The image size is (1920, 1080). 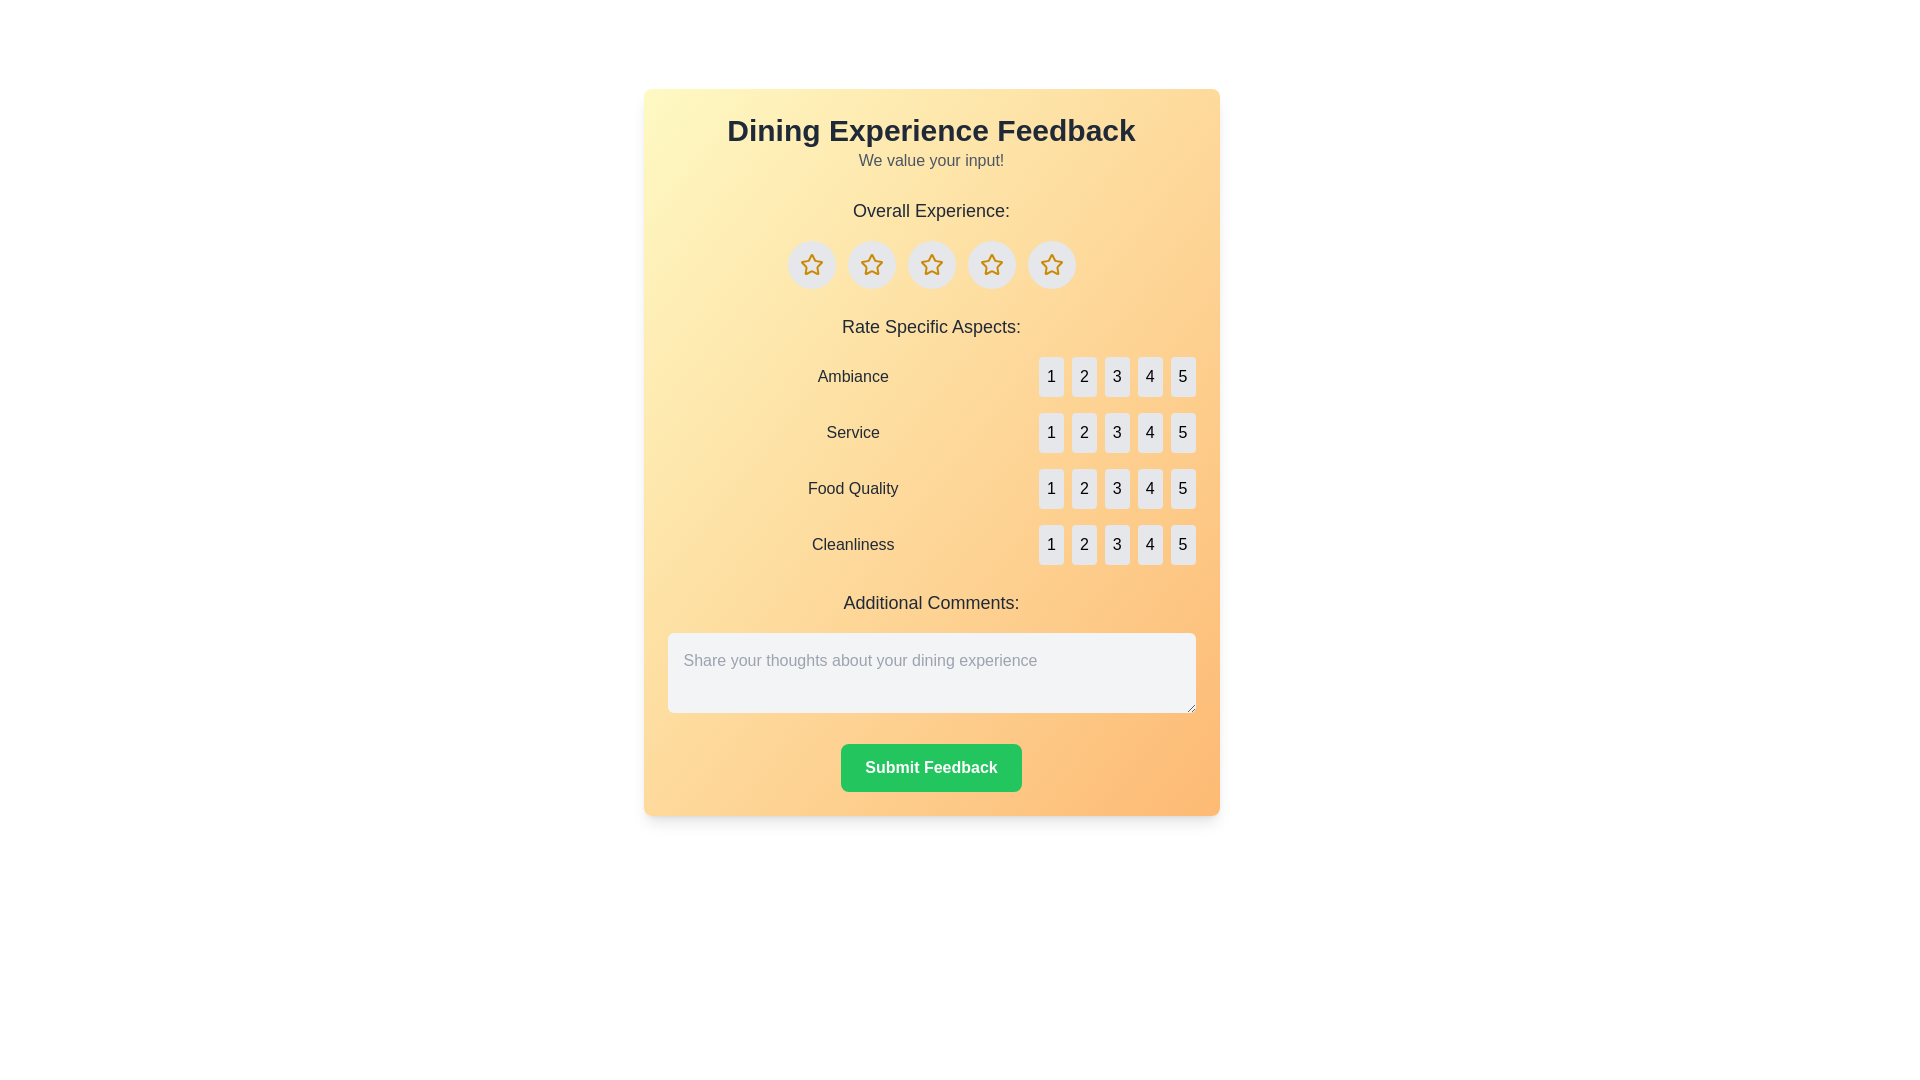 I want to click on the fifth circular button used for rating 'Overall Experience', so click(x=991, y=264).